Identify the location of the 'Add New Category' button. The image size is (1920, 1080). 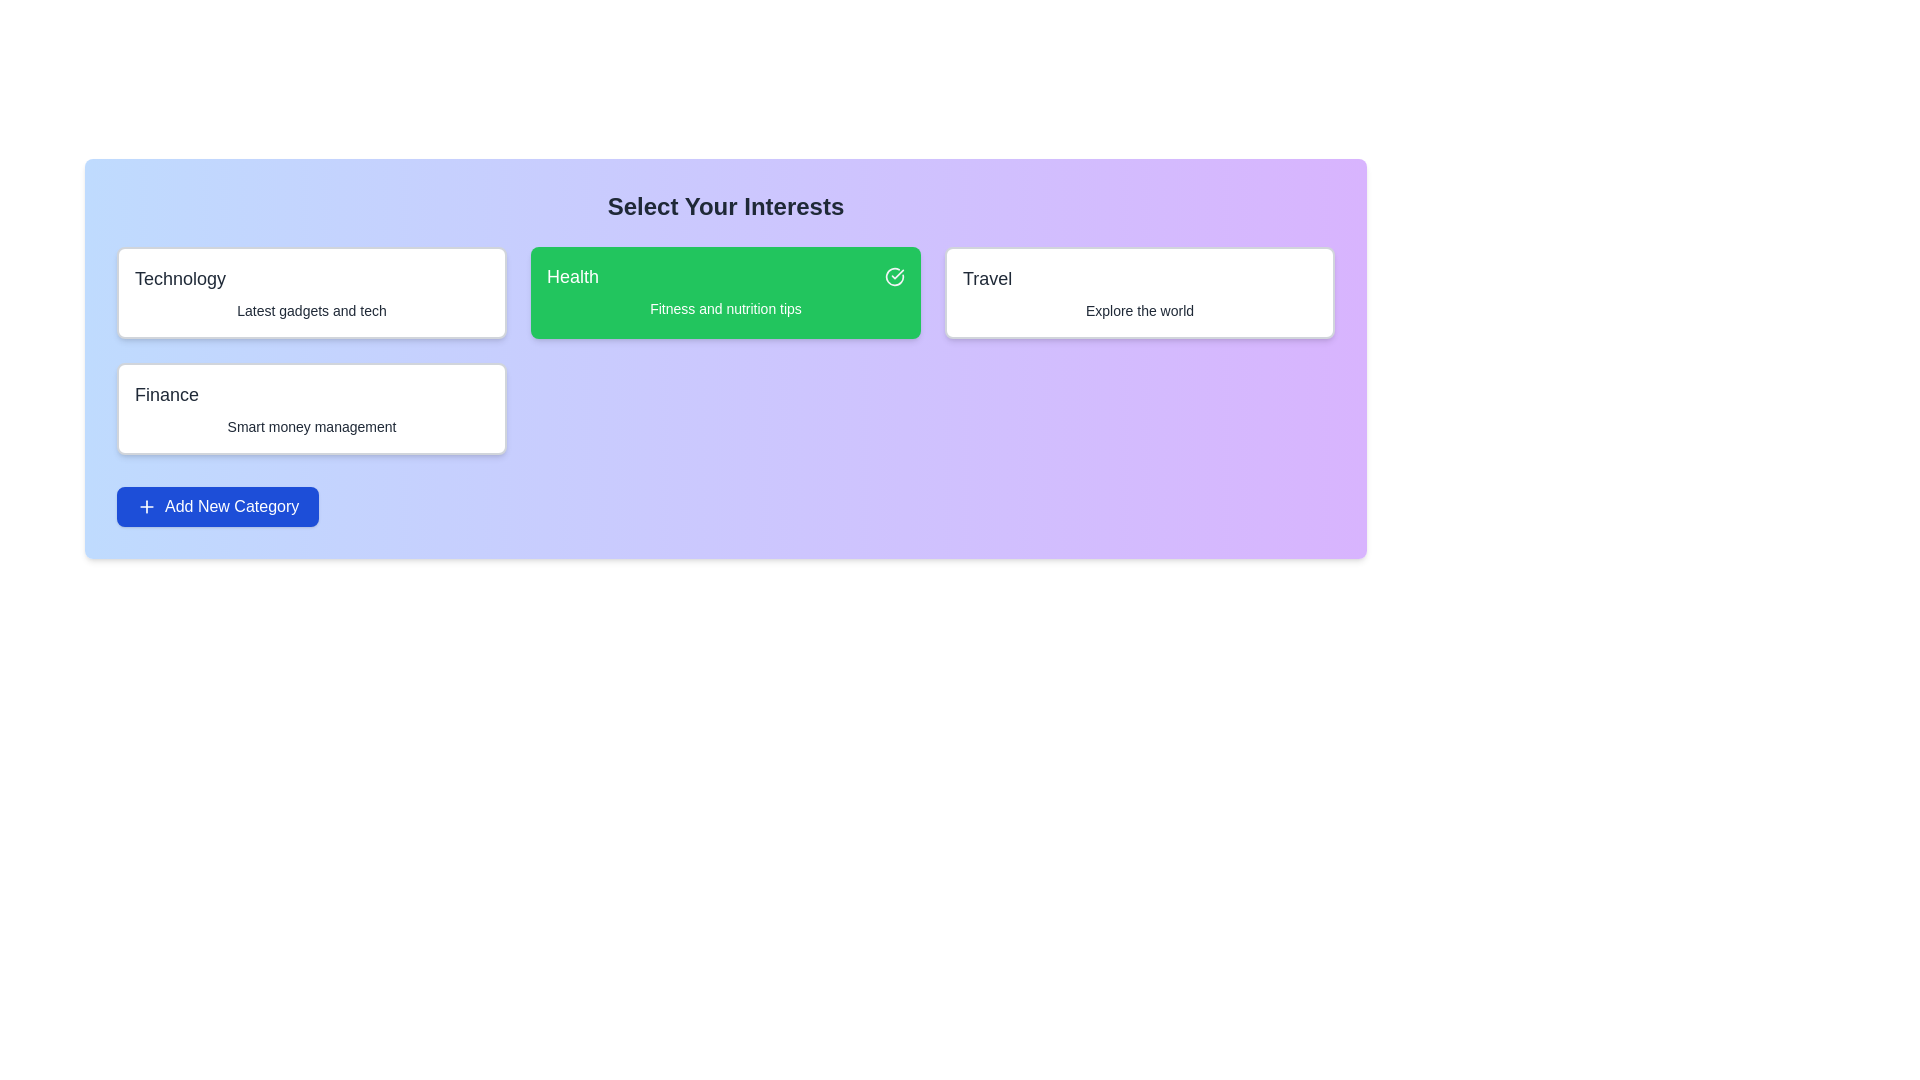
(217, 505).